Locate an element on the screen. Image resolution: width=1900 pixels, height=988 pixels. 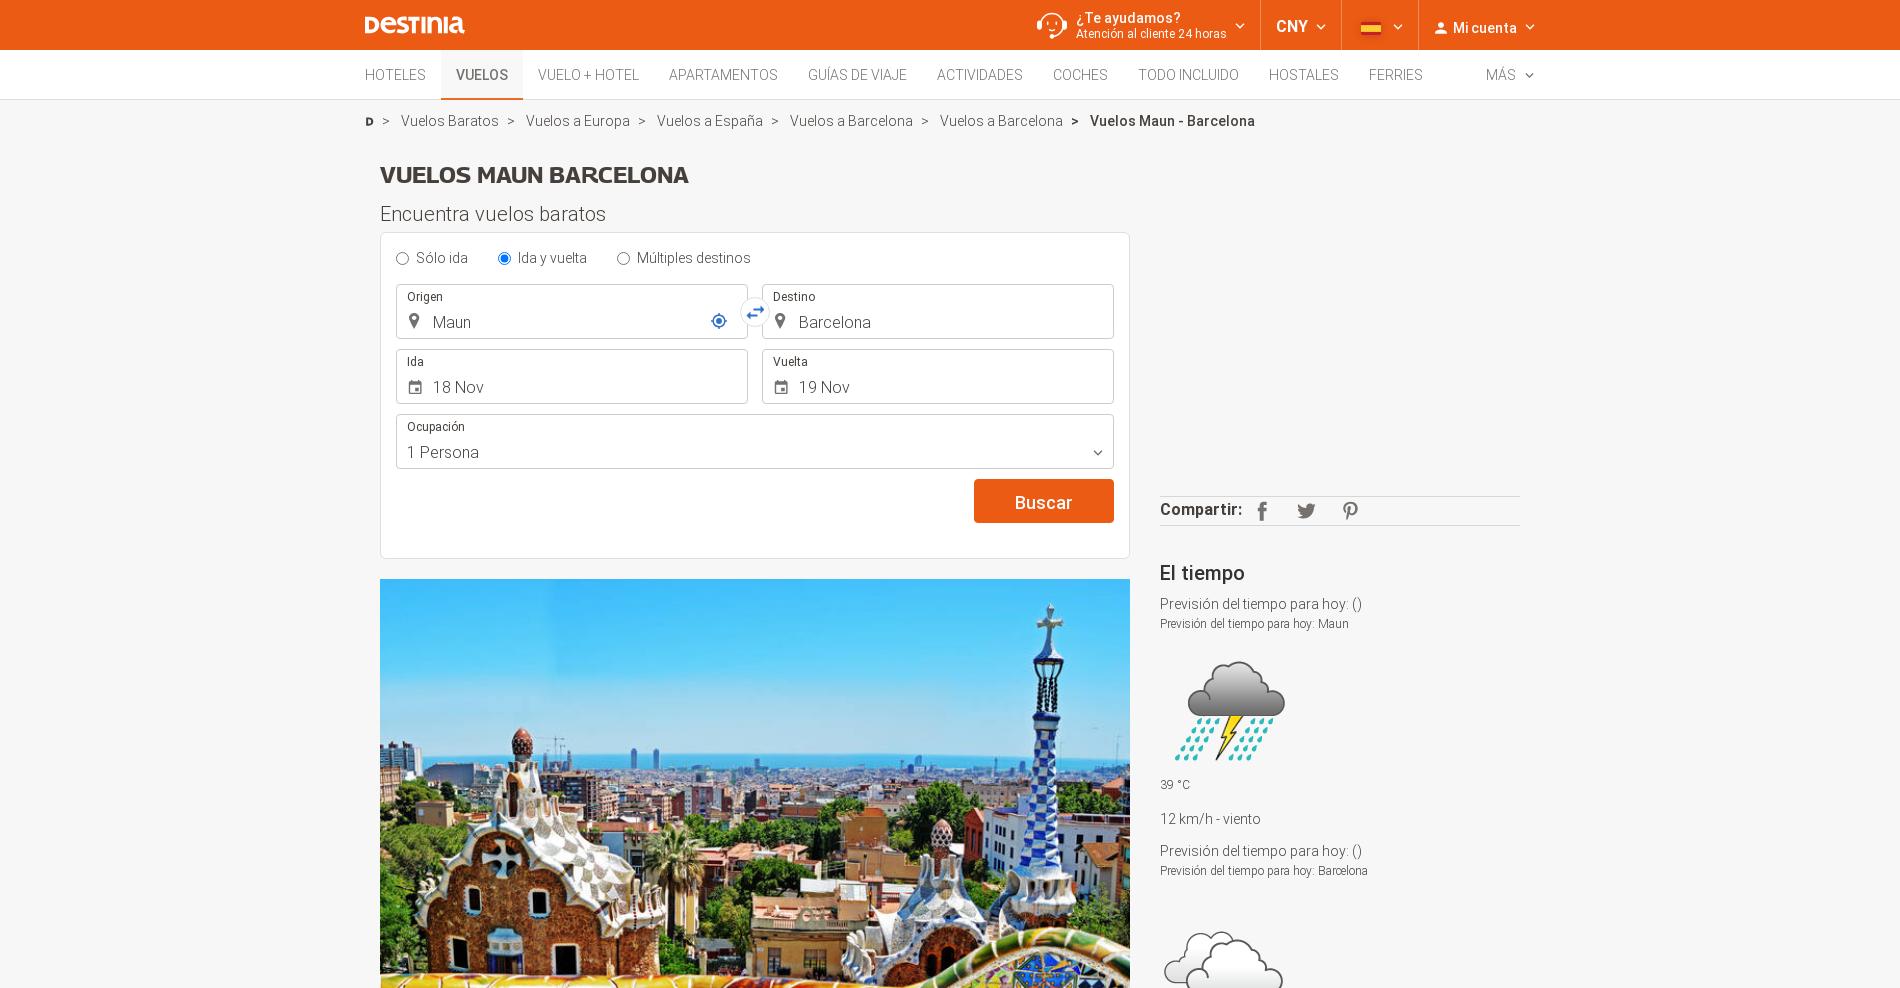
'12 km/h' is located at coordinates (1159, 818).